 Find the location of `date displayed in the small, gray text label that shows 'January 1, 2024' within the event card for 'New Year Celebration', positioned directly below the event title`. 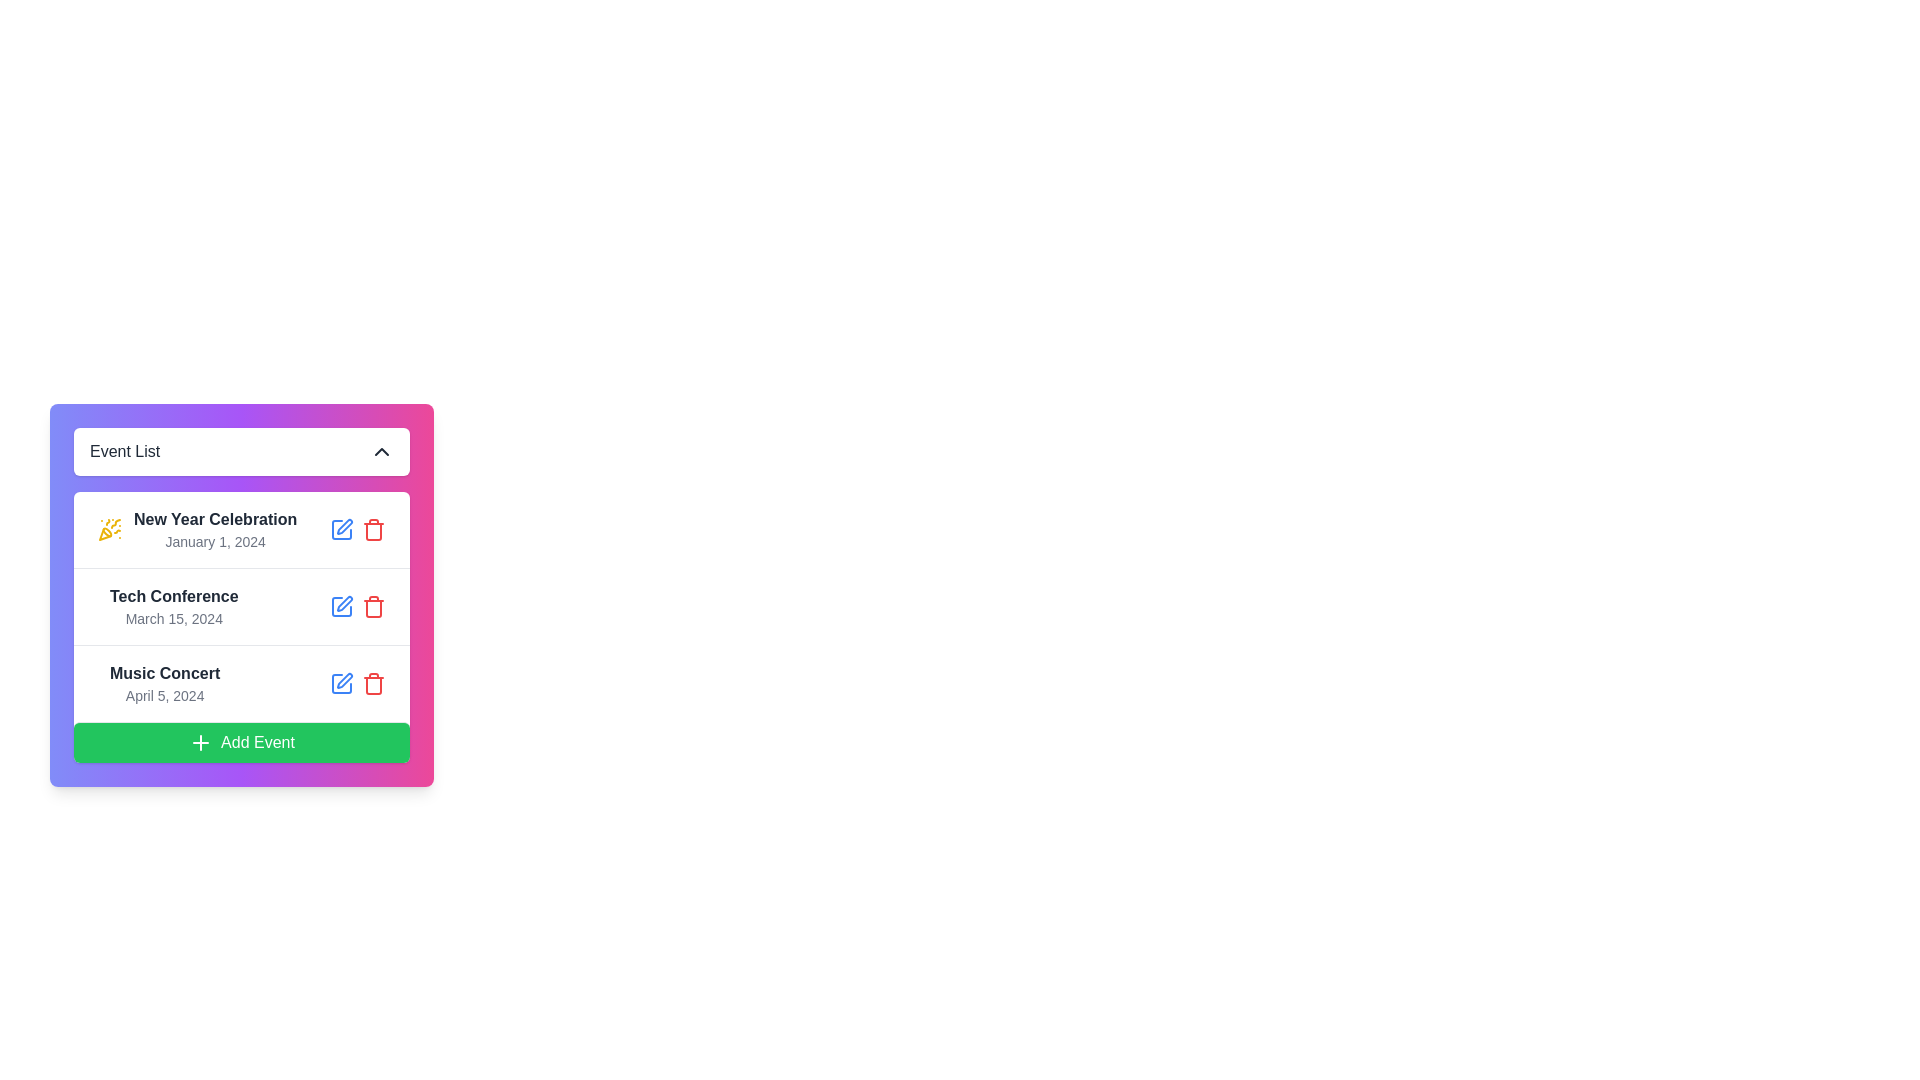

date displayed in the small, gray text label that shows 'January 1, 2024' within the event card for 'New Year Celebration', positioned directly below the event title is located at coordinates (215, 542).